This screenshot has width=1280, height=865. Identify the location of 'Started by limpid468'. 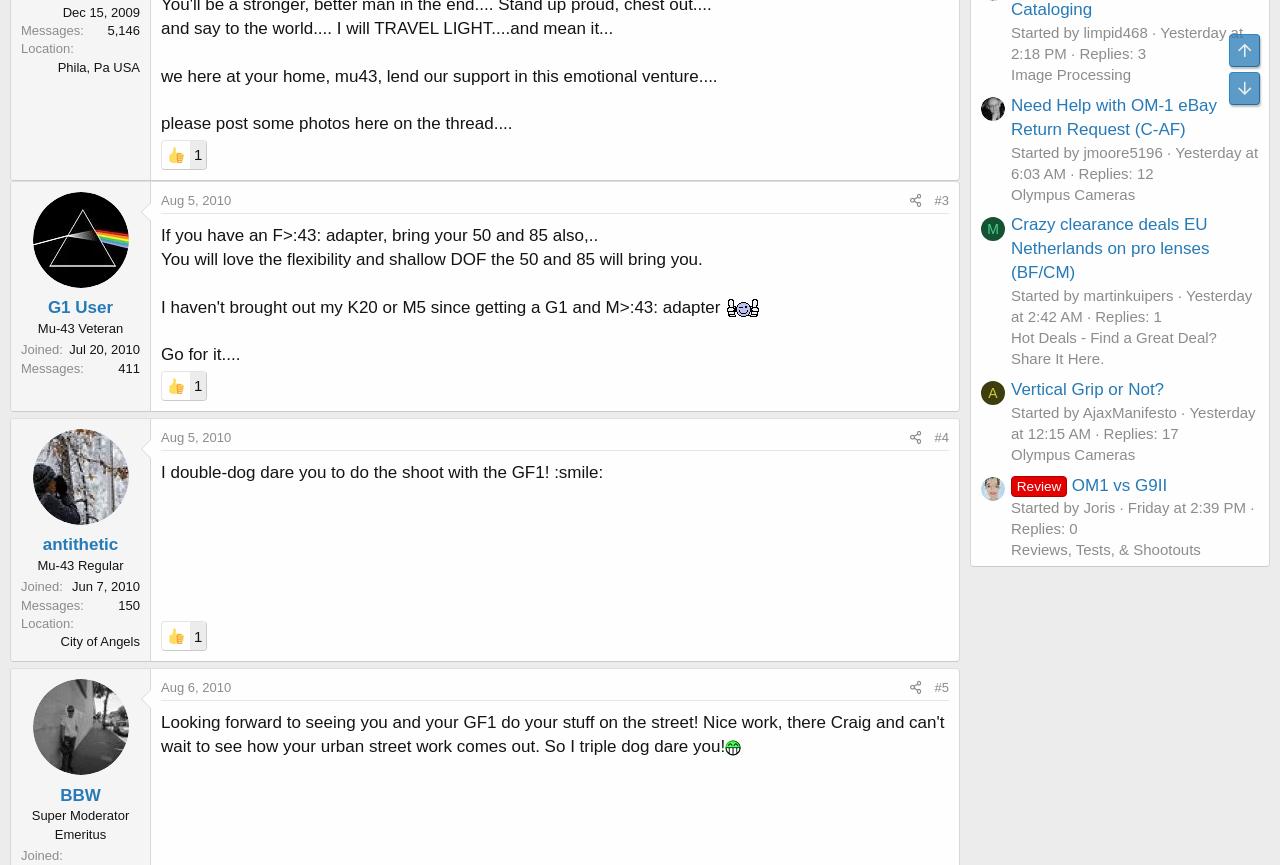
(1078, 31).